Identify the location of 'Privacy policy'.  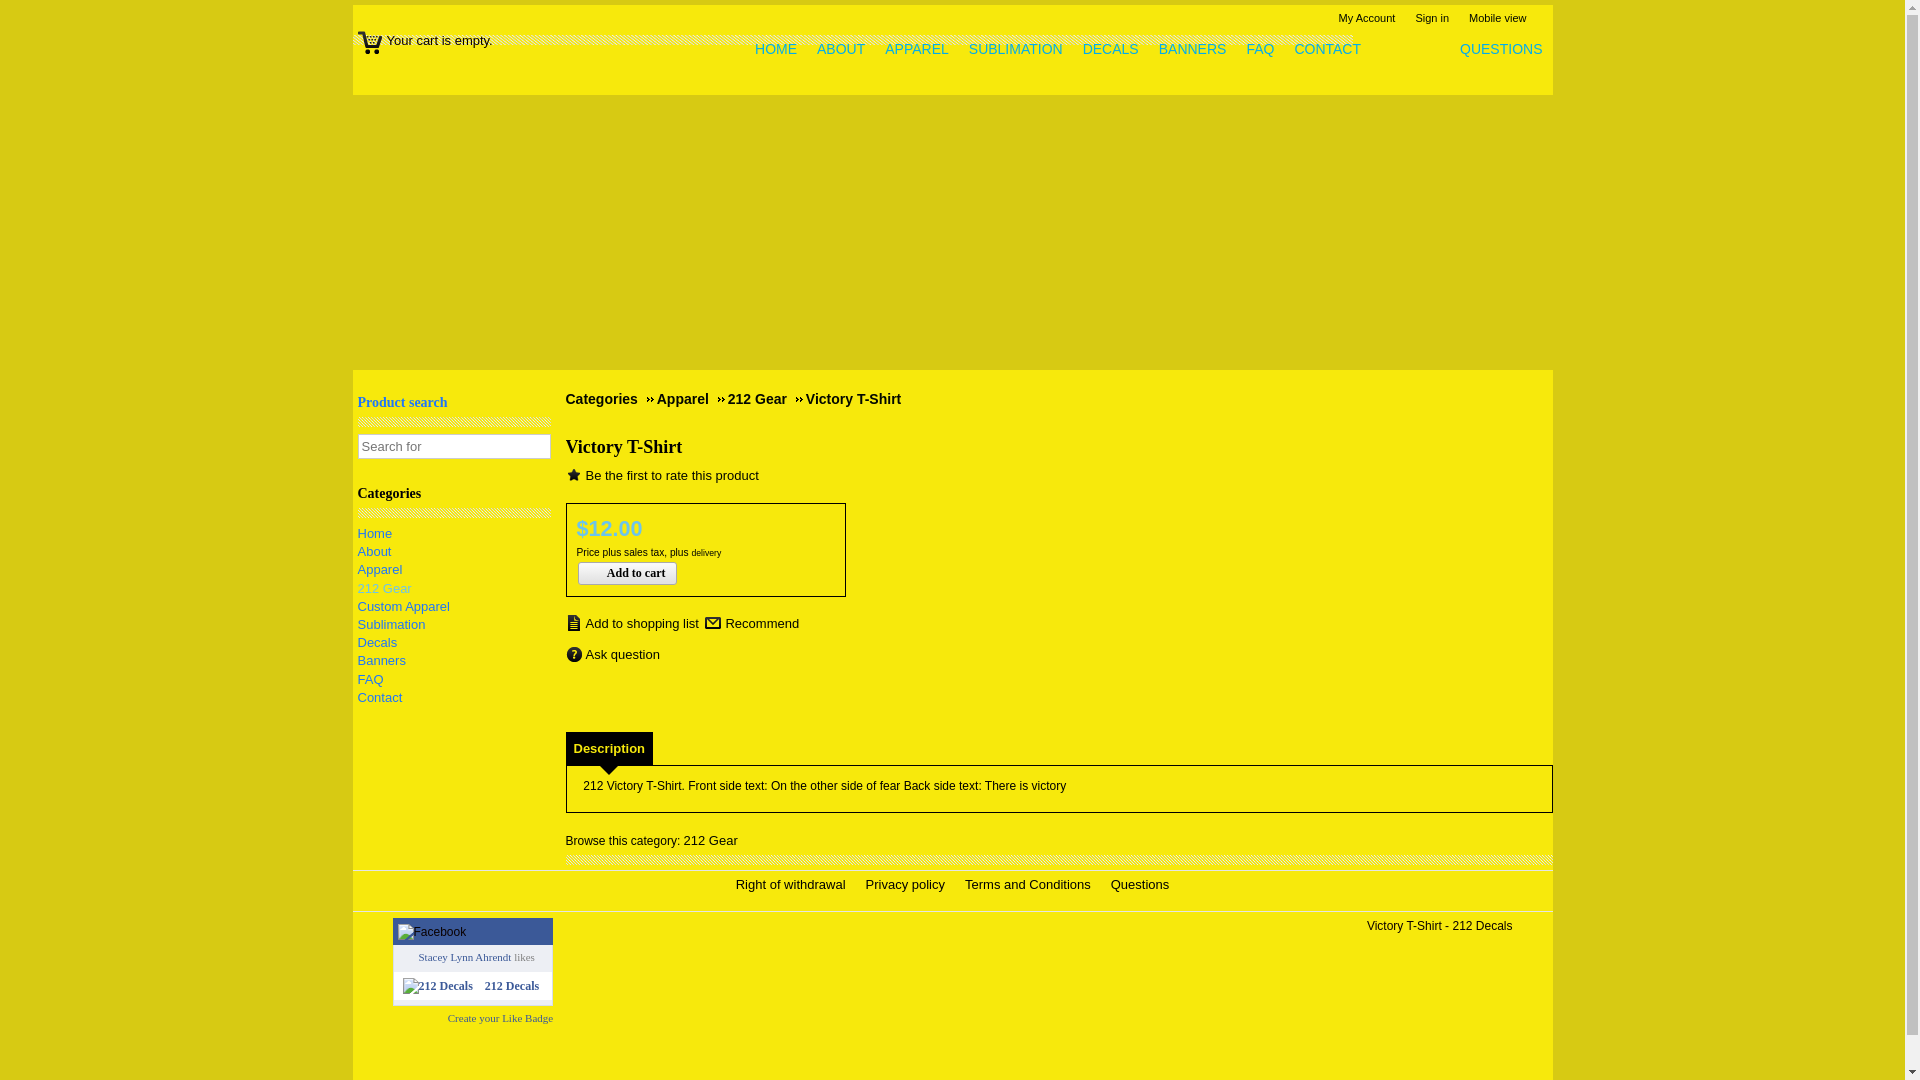
(909, 883).